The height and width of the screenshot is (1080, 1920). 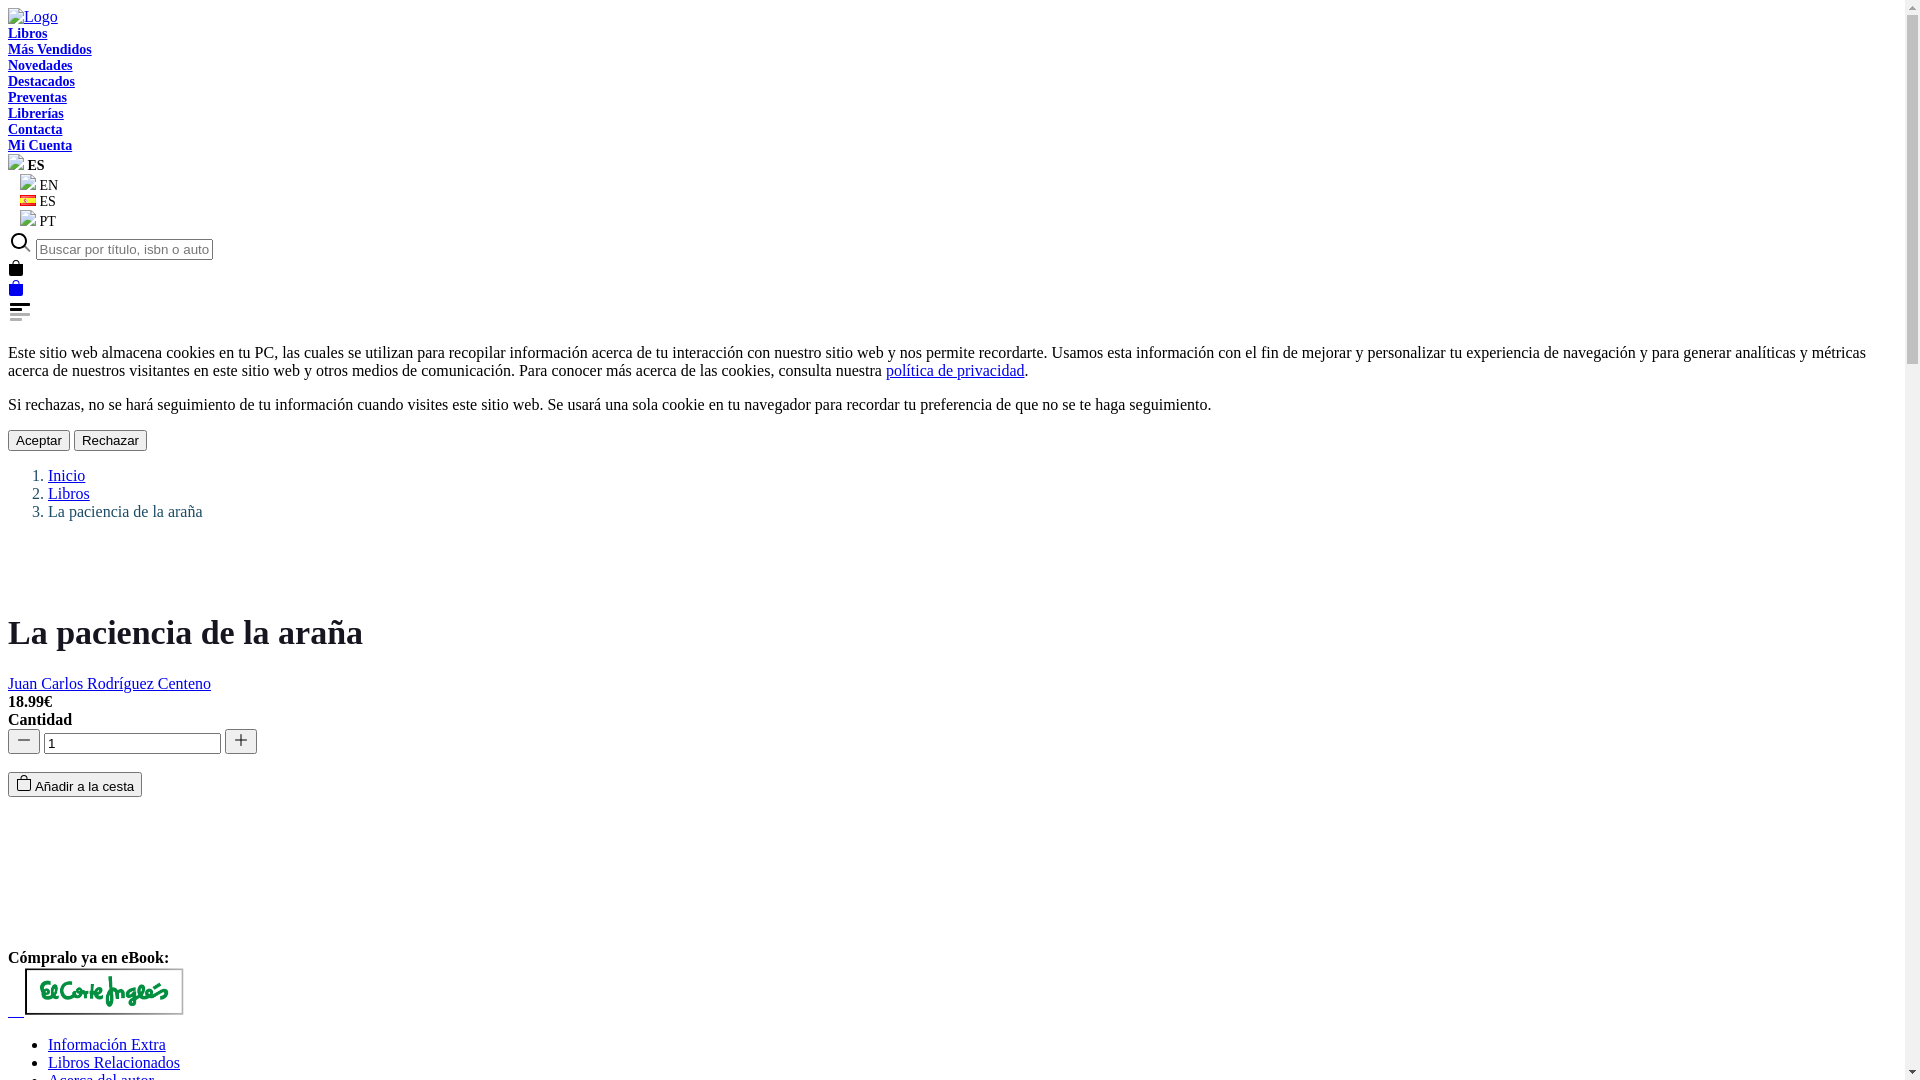 What do you see at coordinates (109, 439) in the screenshot?
I see `'Rechazar'` at bounding box center [109, 439].